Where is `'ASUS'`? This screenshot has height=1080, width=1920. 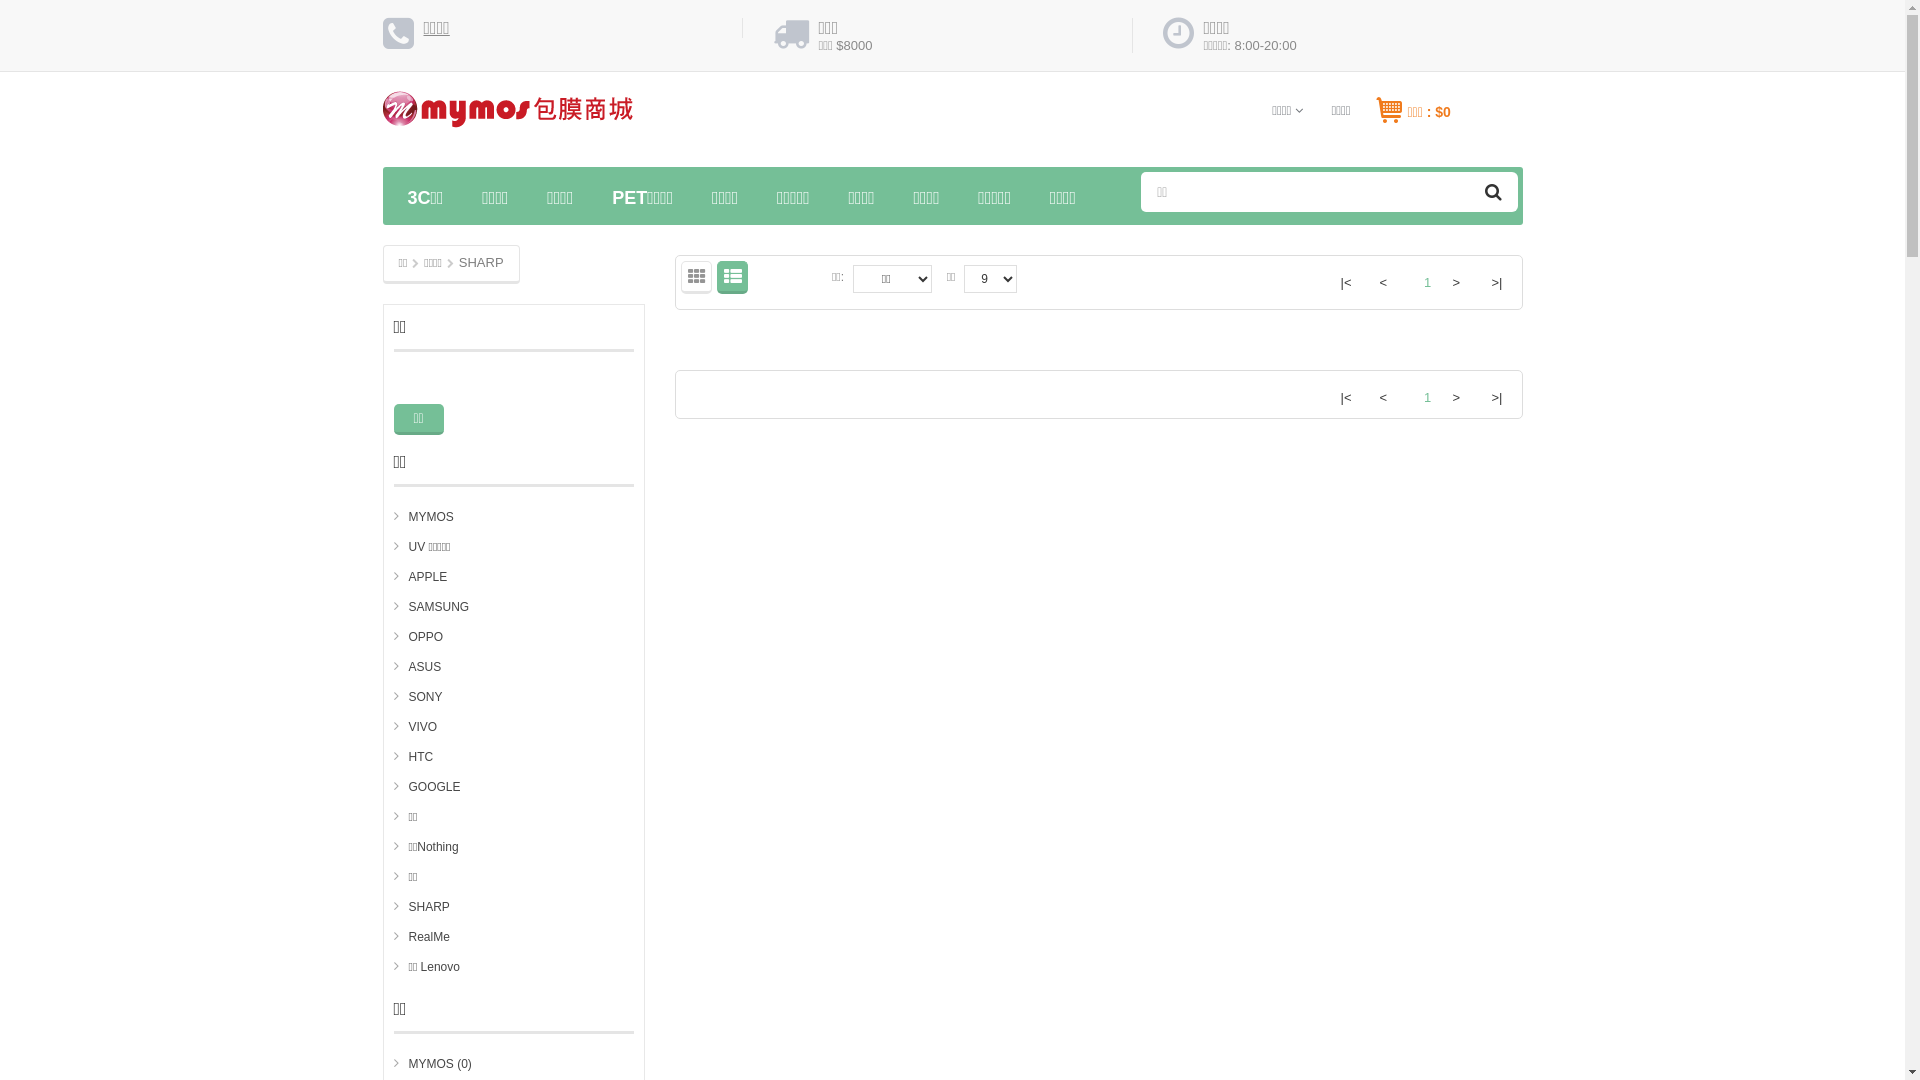
'ASUS' is located at coordinates (416, 667).